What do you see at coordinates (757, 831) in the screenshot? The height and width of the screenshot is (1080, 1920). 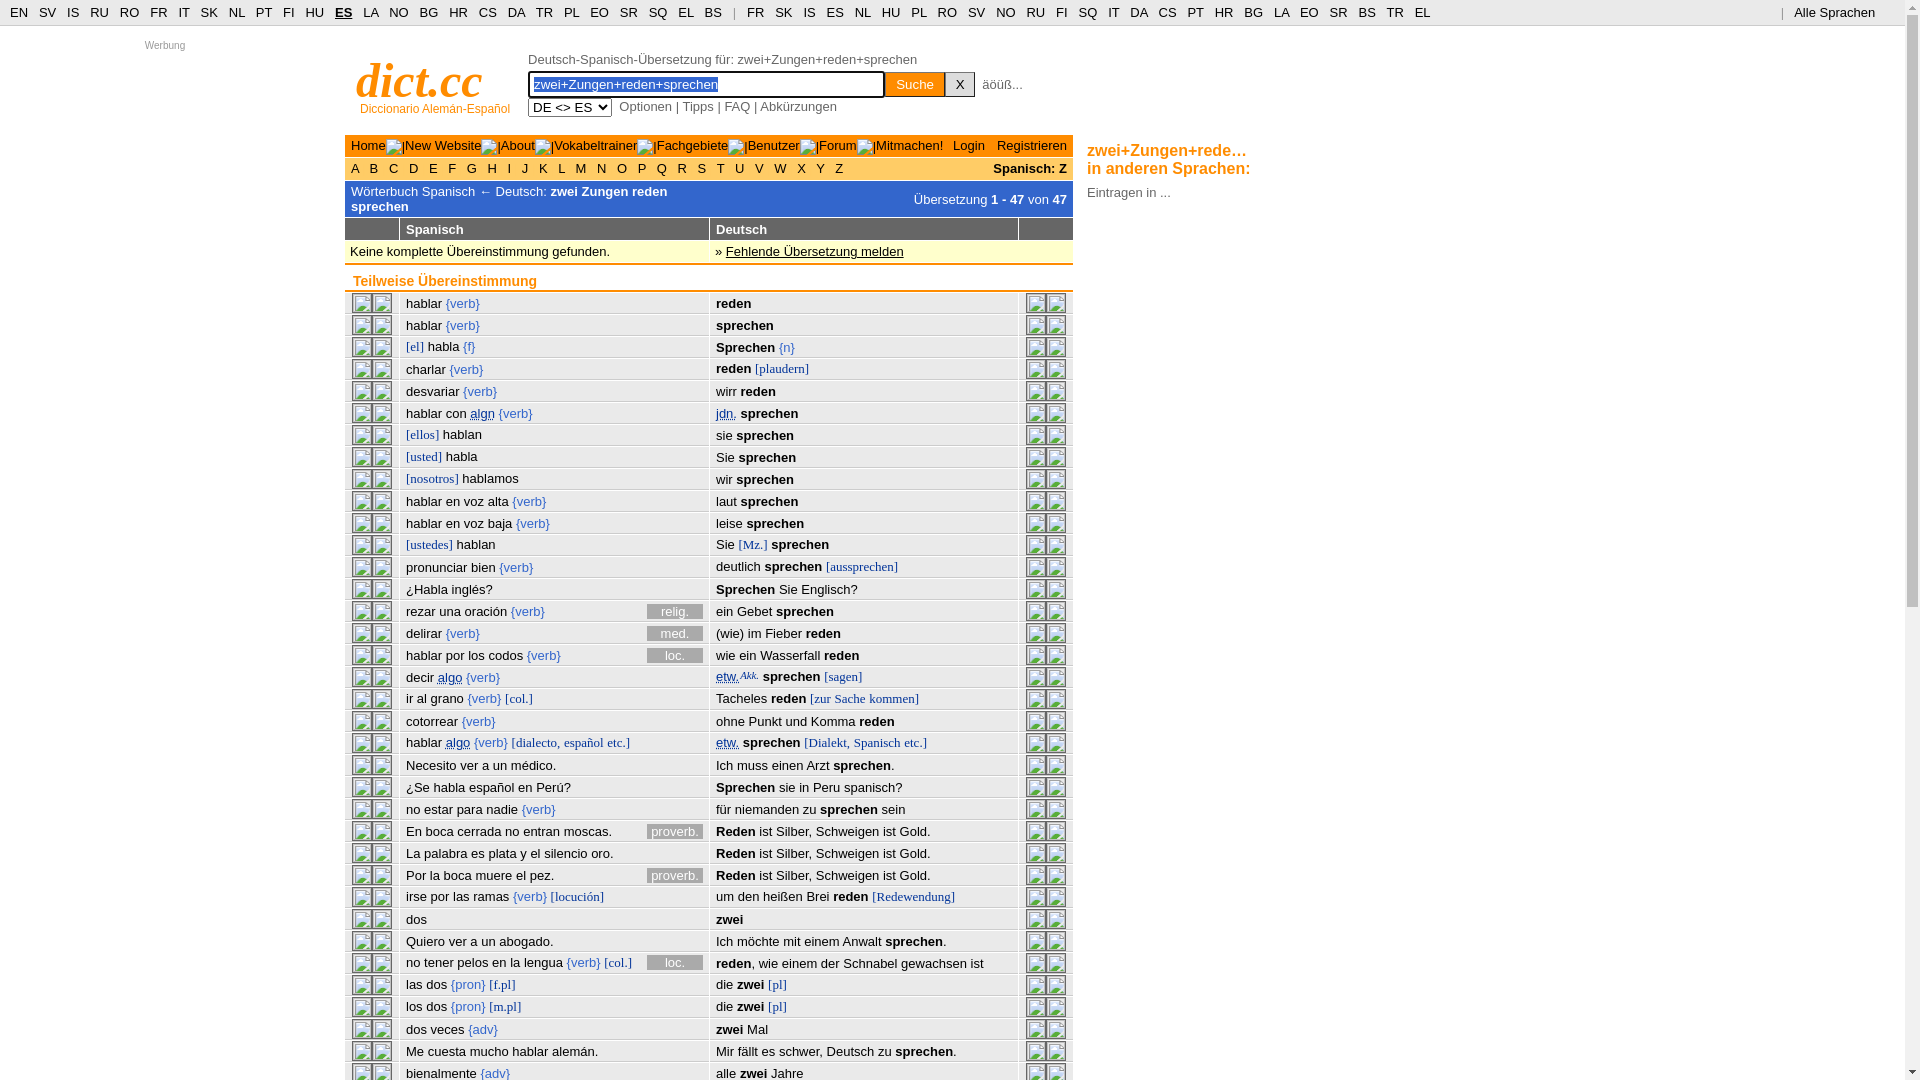 I see `'ist'` at bounding box center [757, 831].